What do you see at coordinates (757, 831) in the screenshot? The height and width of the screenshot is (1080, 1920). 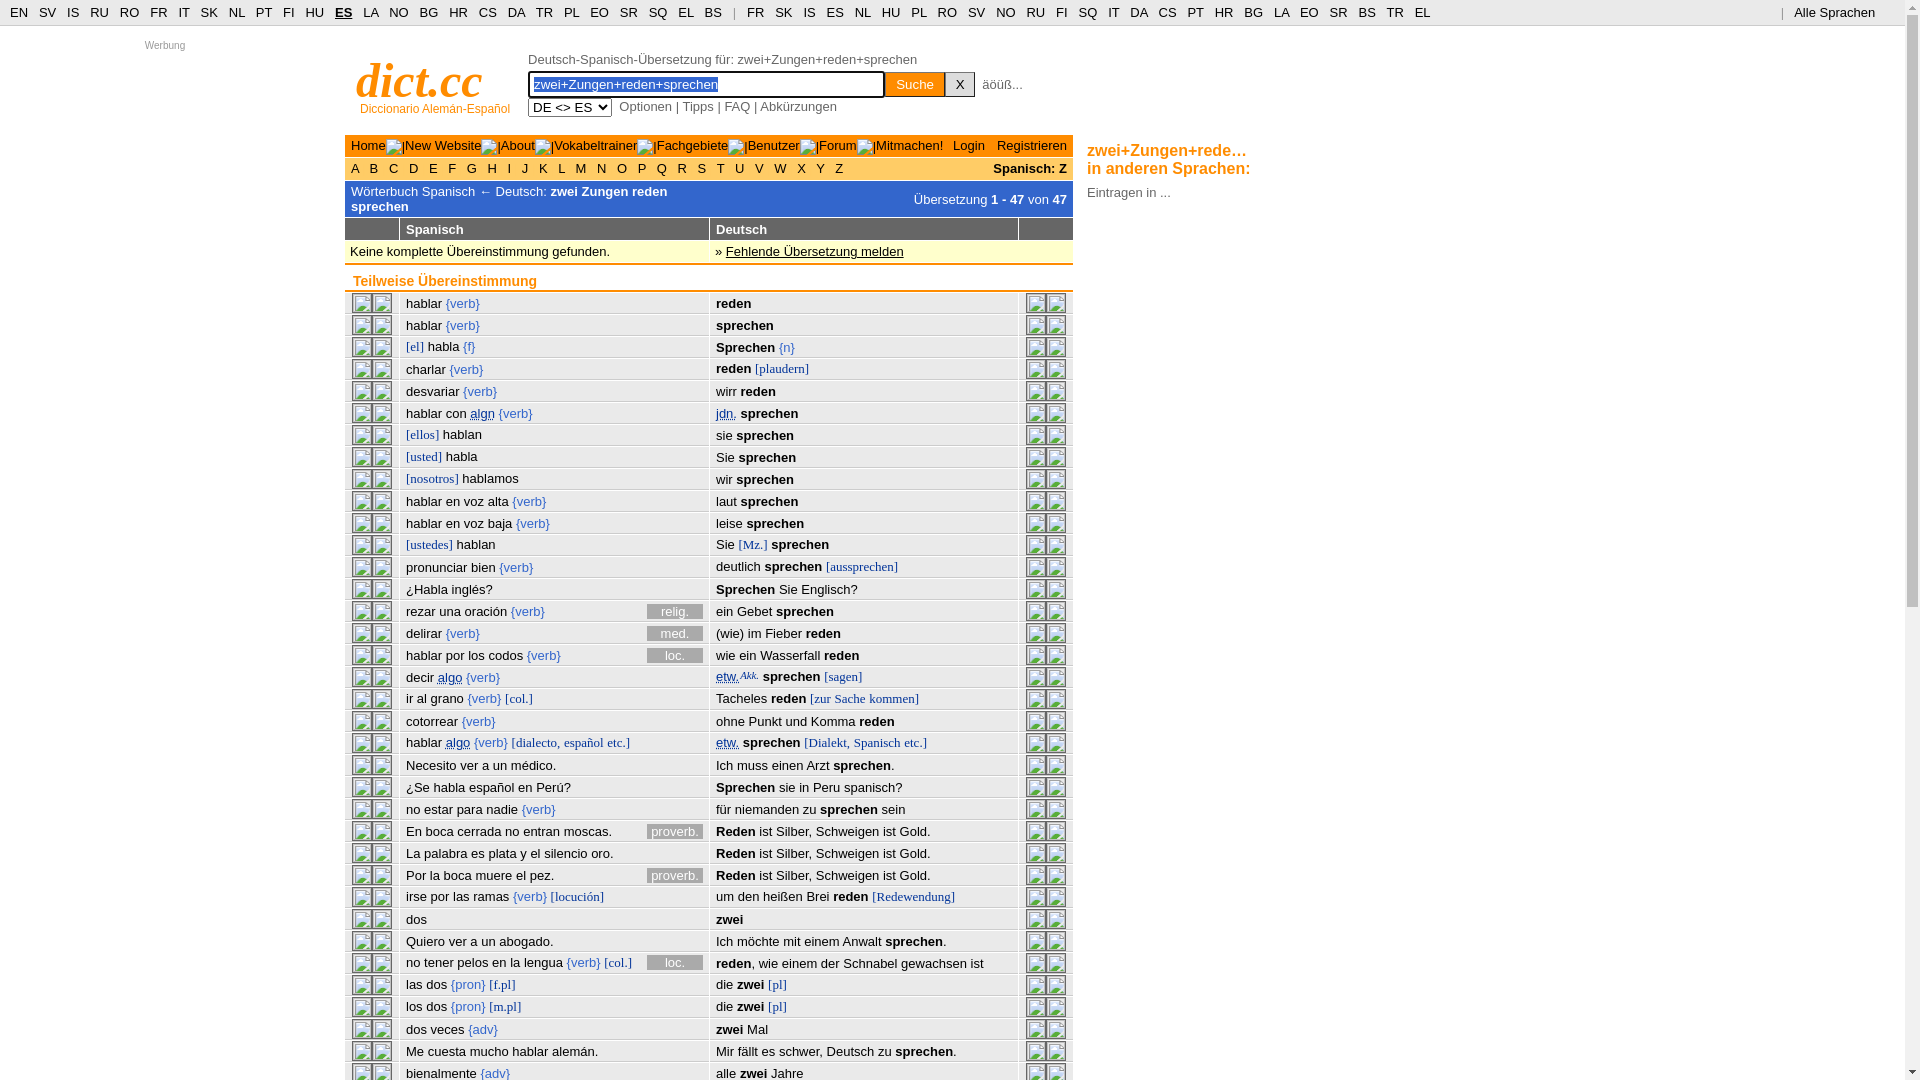 I see `'ist'` at bounding box center [757, 831].